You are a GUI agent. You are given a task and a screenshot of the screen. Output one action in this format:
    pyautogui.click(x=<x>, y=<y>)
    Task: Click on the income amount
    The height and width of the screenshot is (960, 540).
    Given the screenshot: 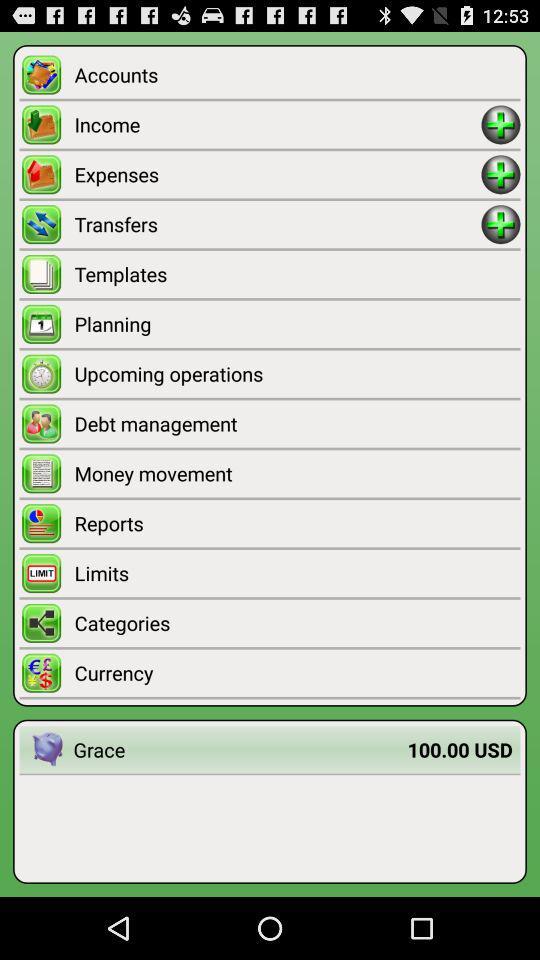 What is the action you would take?
    pyautogui.click(x=500, y=123)
    